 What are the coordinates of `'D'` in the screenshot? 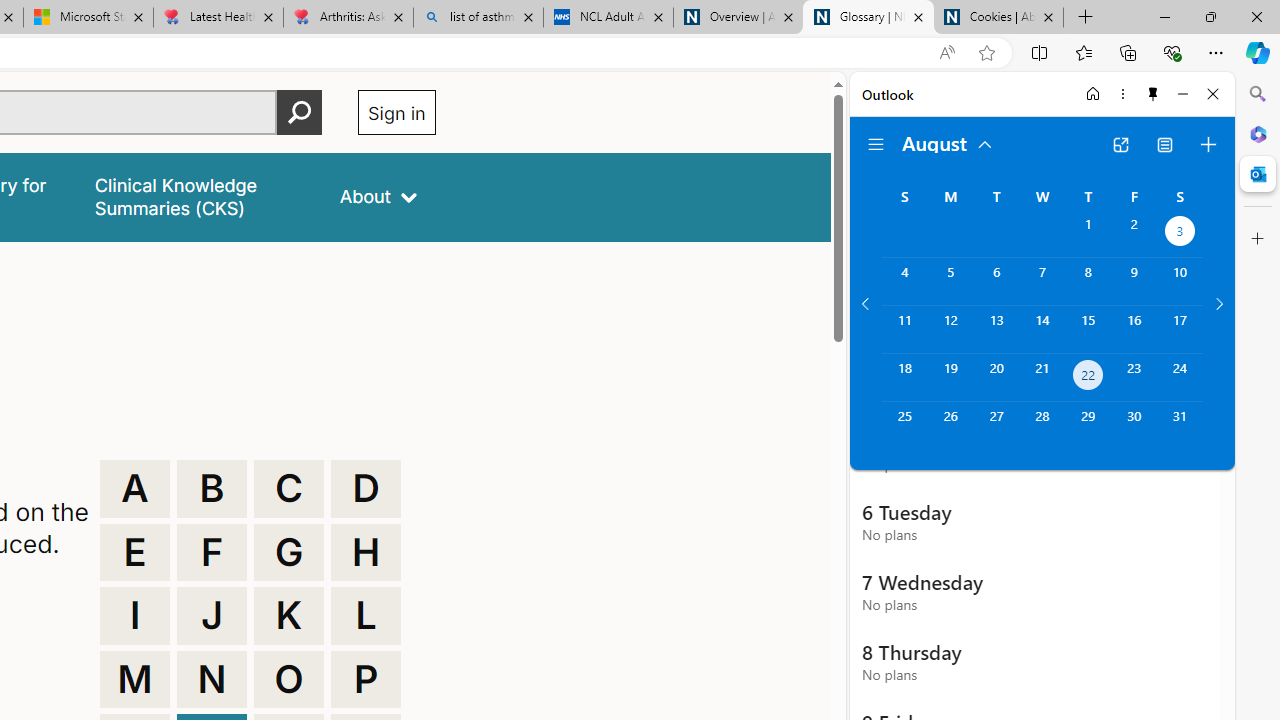 It's located at (366, 488).